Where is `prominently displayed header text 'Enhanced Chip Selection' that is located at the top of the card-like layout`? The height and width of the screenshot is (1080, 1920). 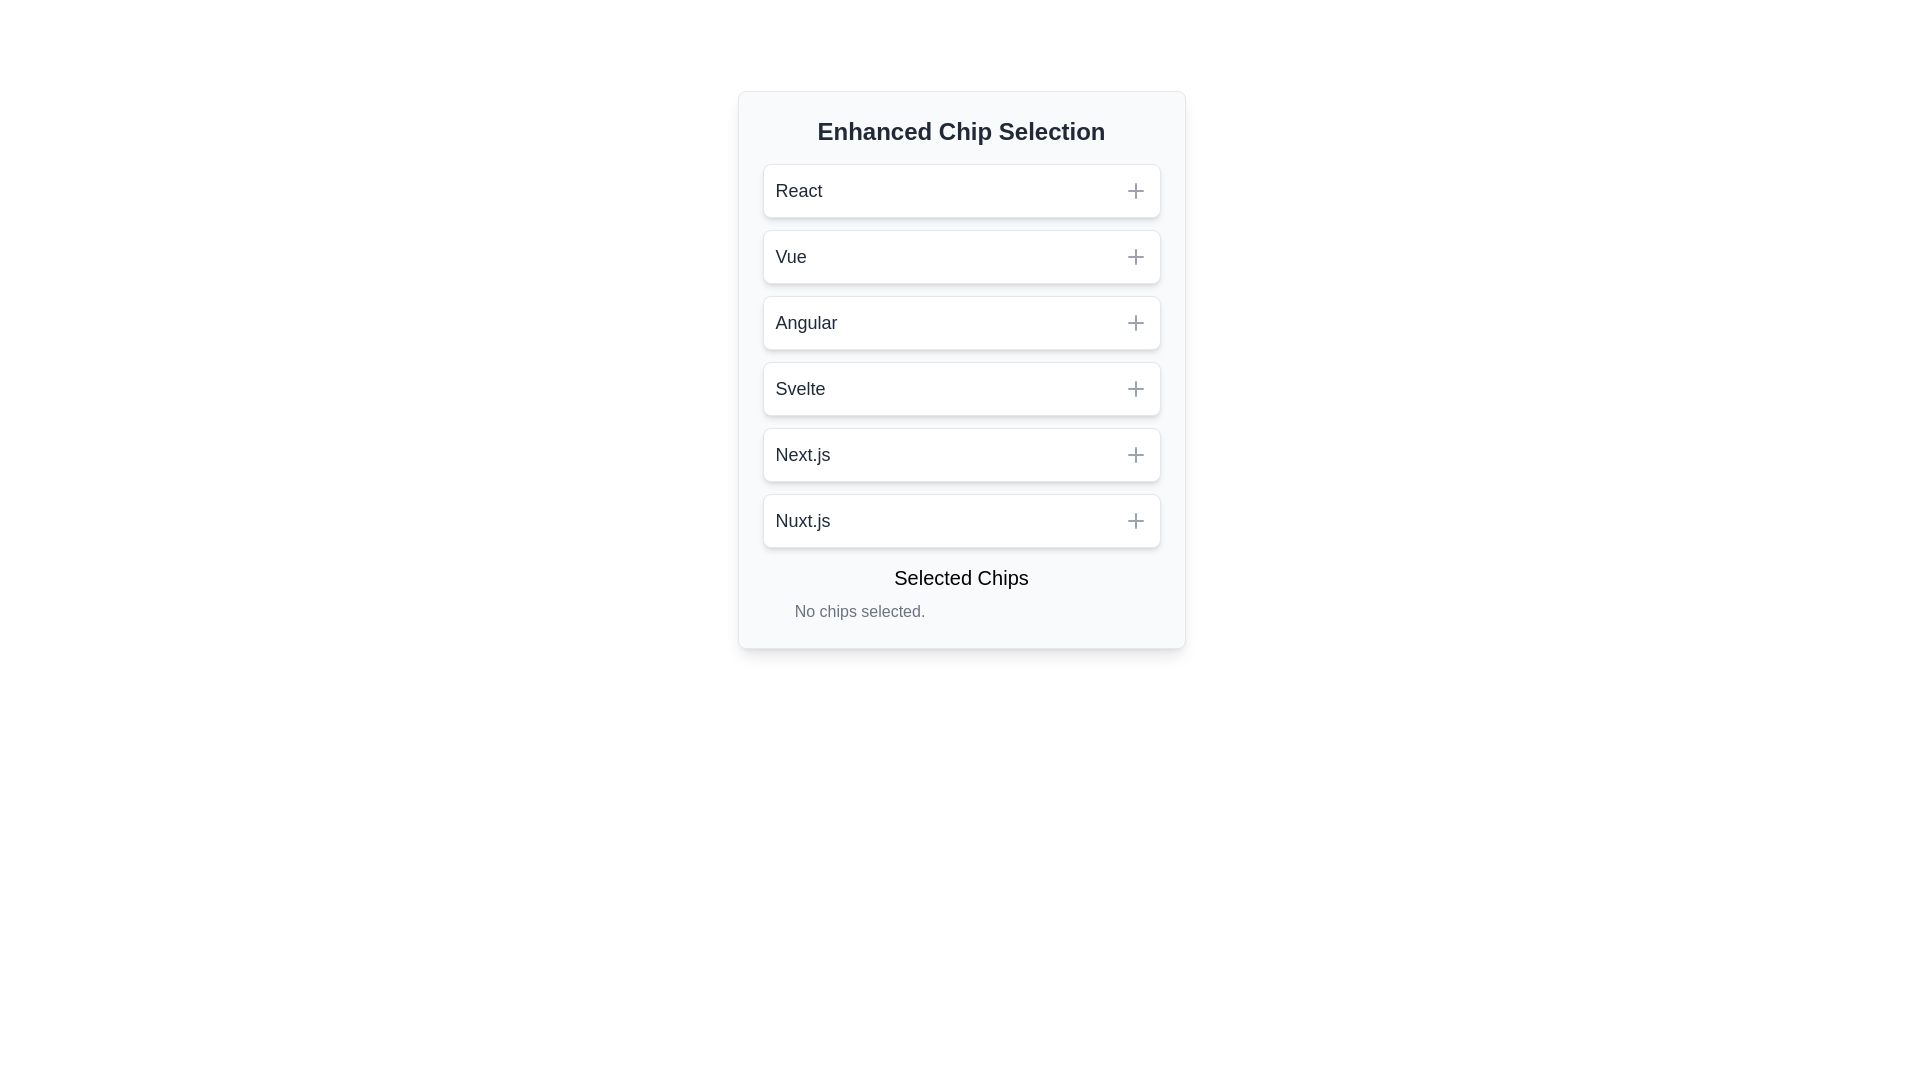
prominently displayed header text 'Enhanced Chip Selection' that is located at the top of the card-like layout is located at coordinates (961, 131).